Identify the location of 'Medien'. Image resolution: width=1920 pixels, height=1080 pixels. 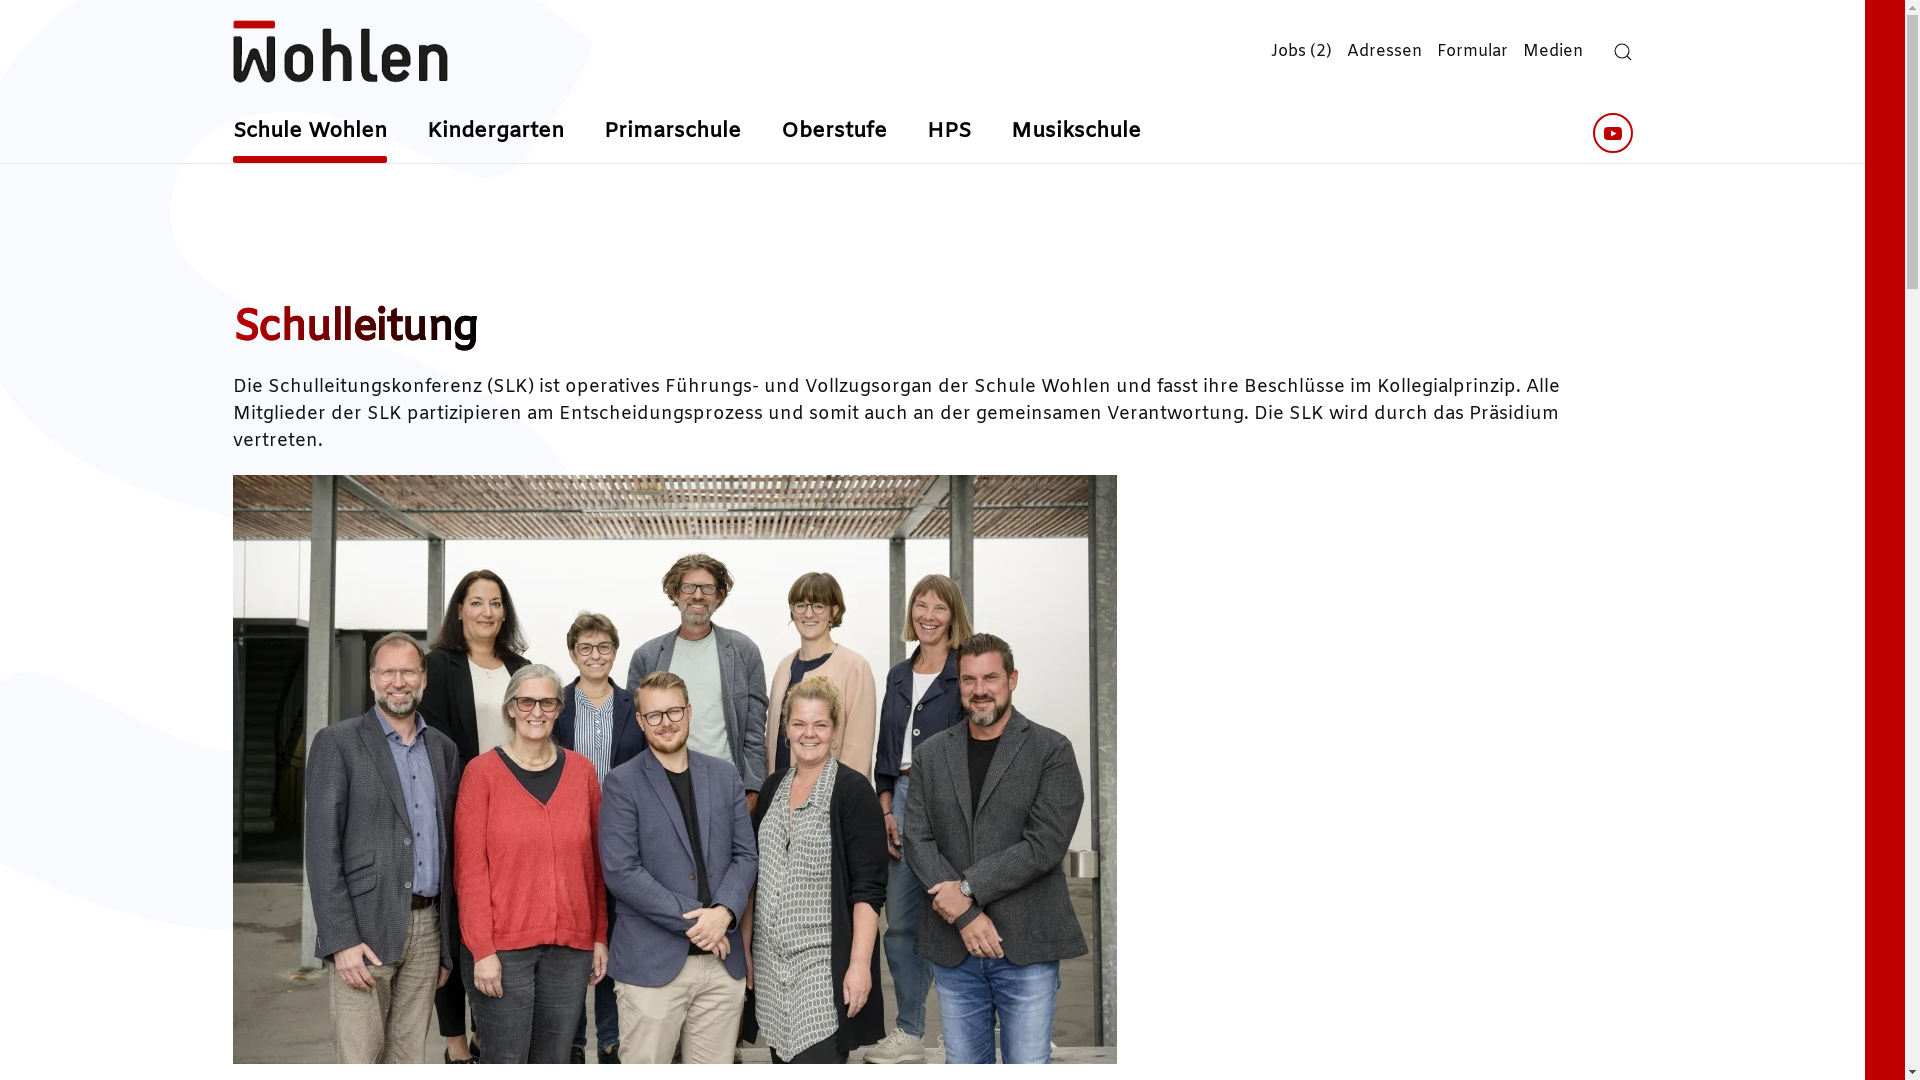
(1550, 50).